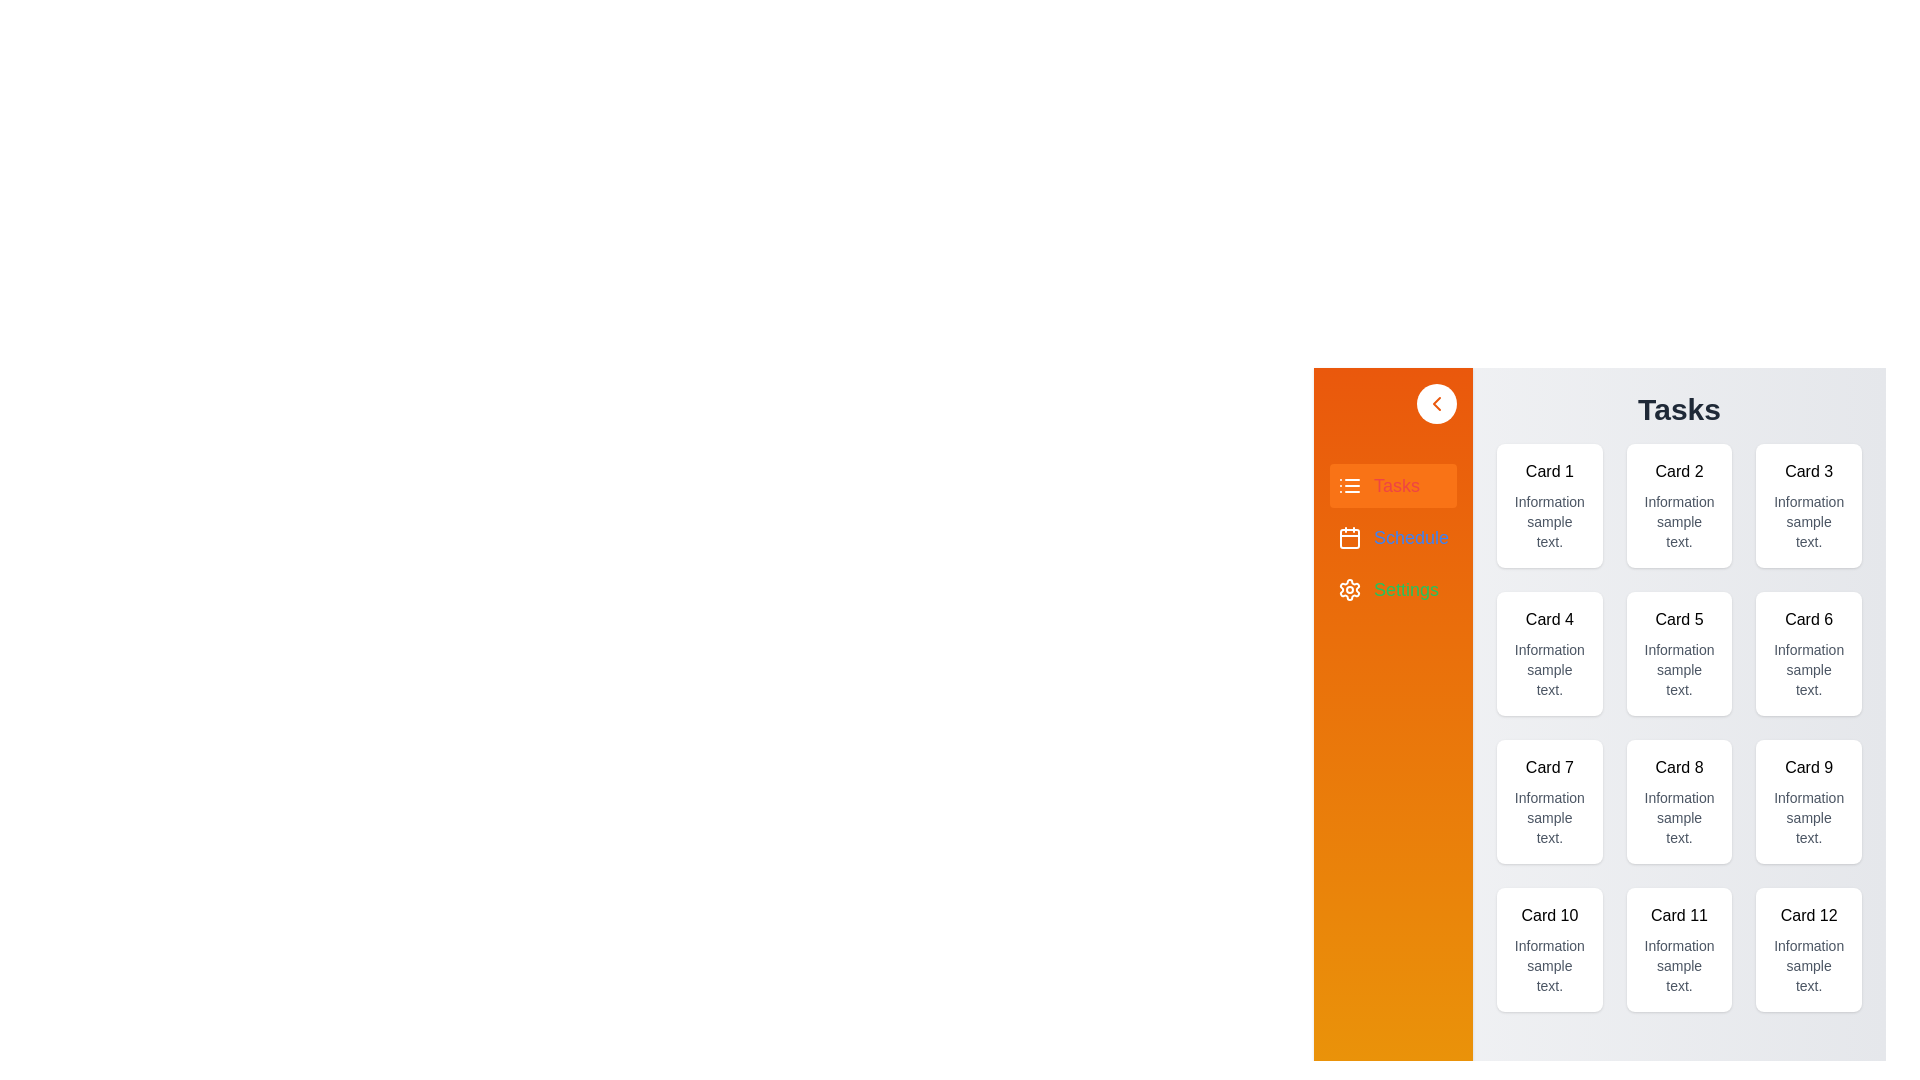  What do you see at coordinates (1392, 589) in the screenshot?
I see `the Settings section from the drawer` at bounding box center [1392, 589].